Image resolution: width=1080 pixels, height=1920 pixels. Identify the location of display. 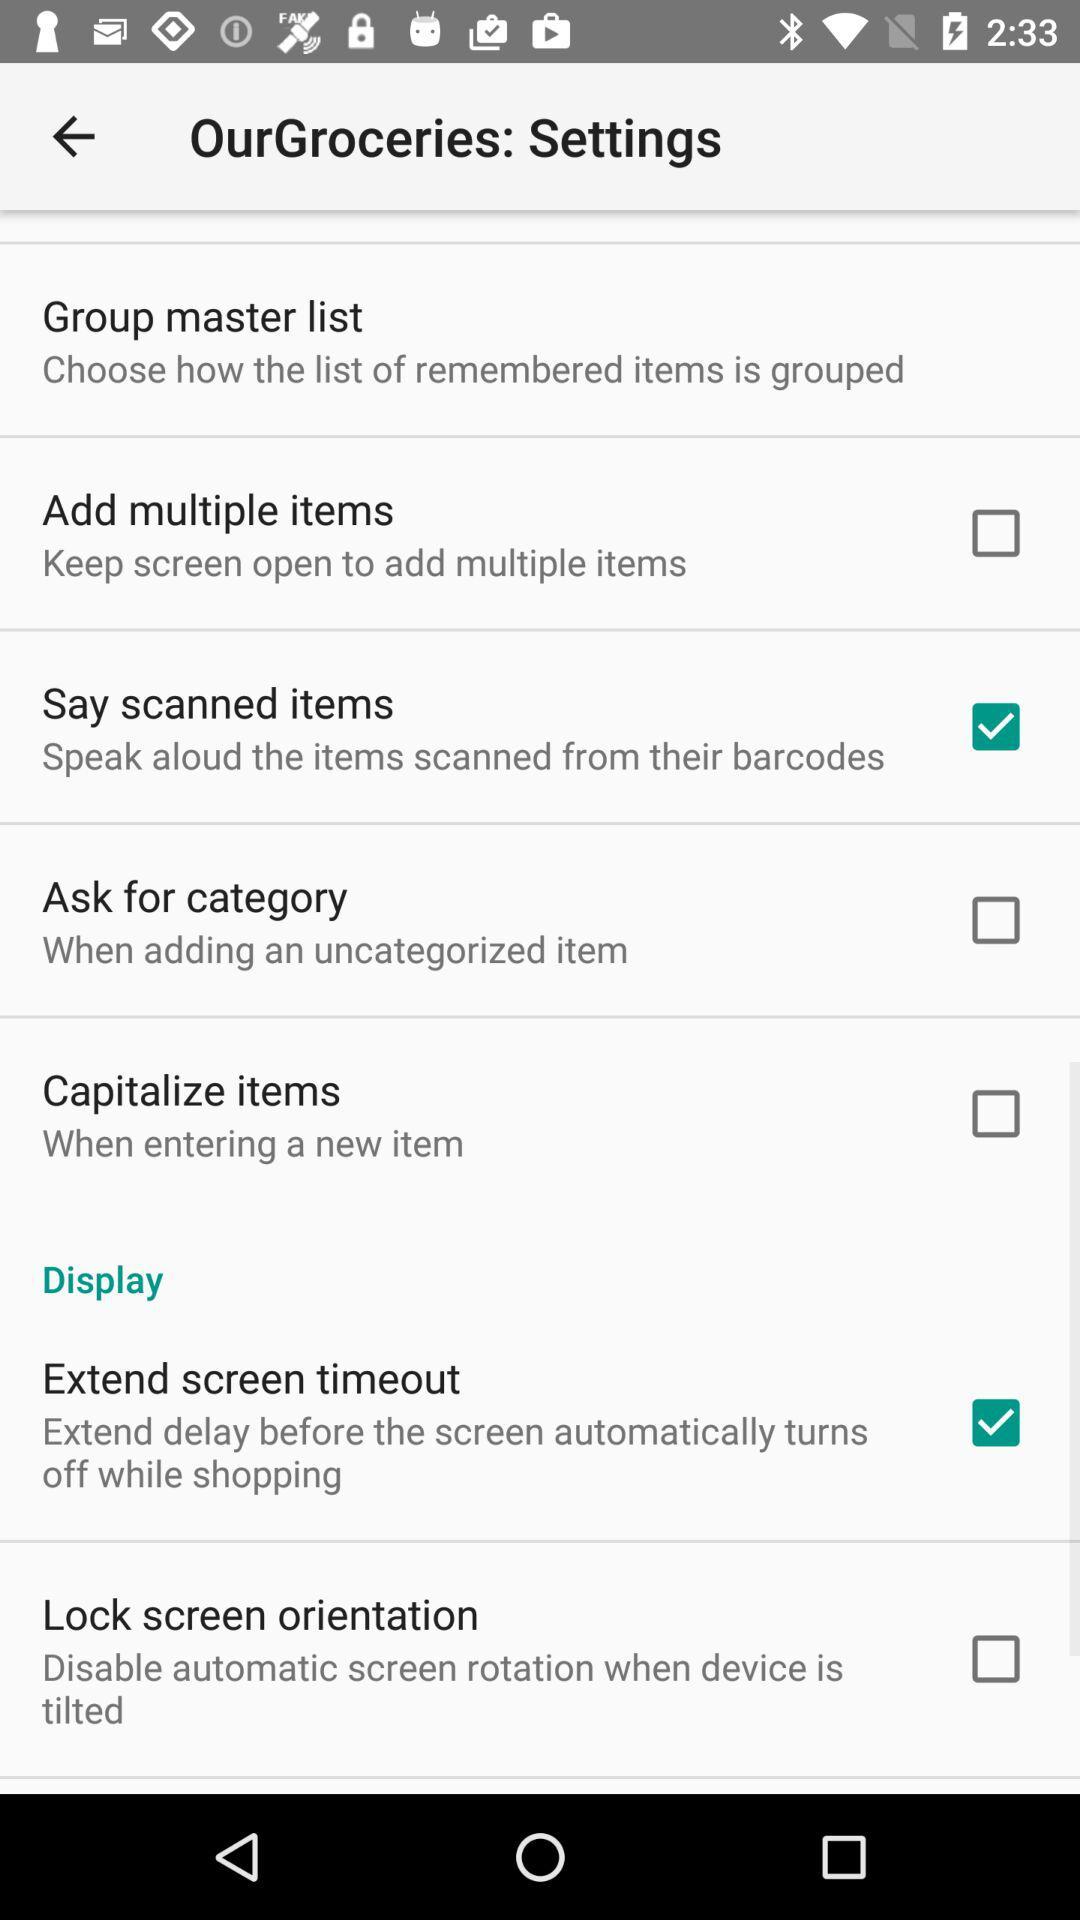
(540, 1256).